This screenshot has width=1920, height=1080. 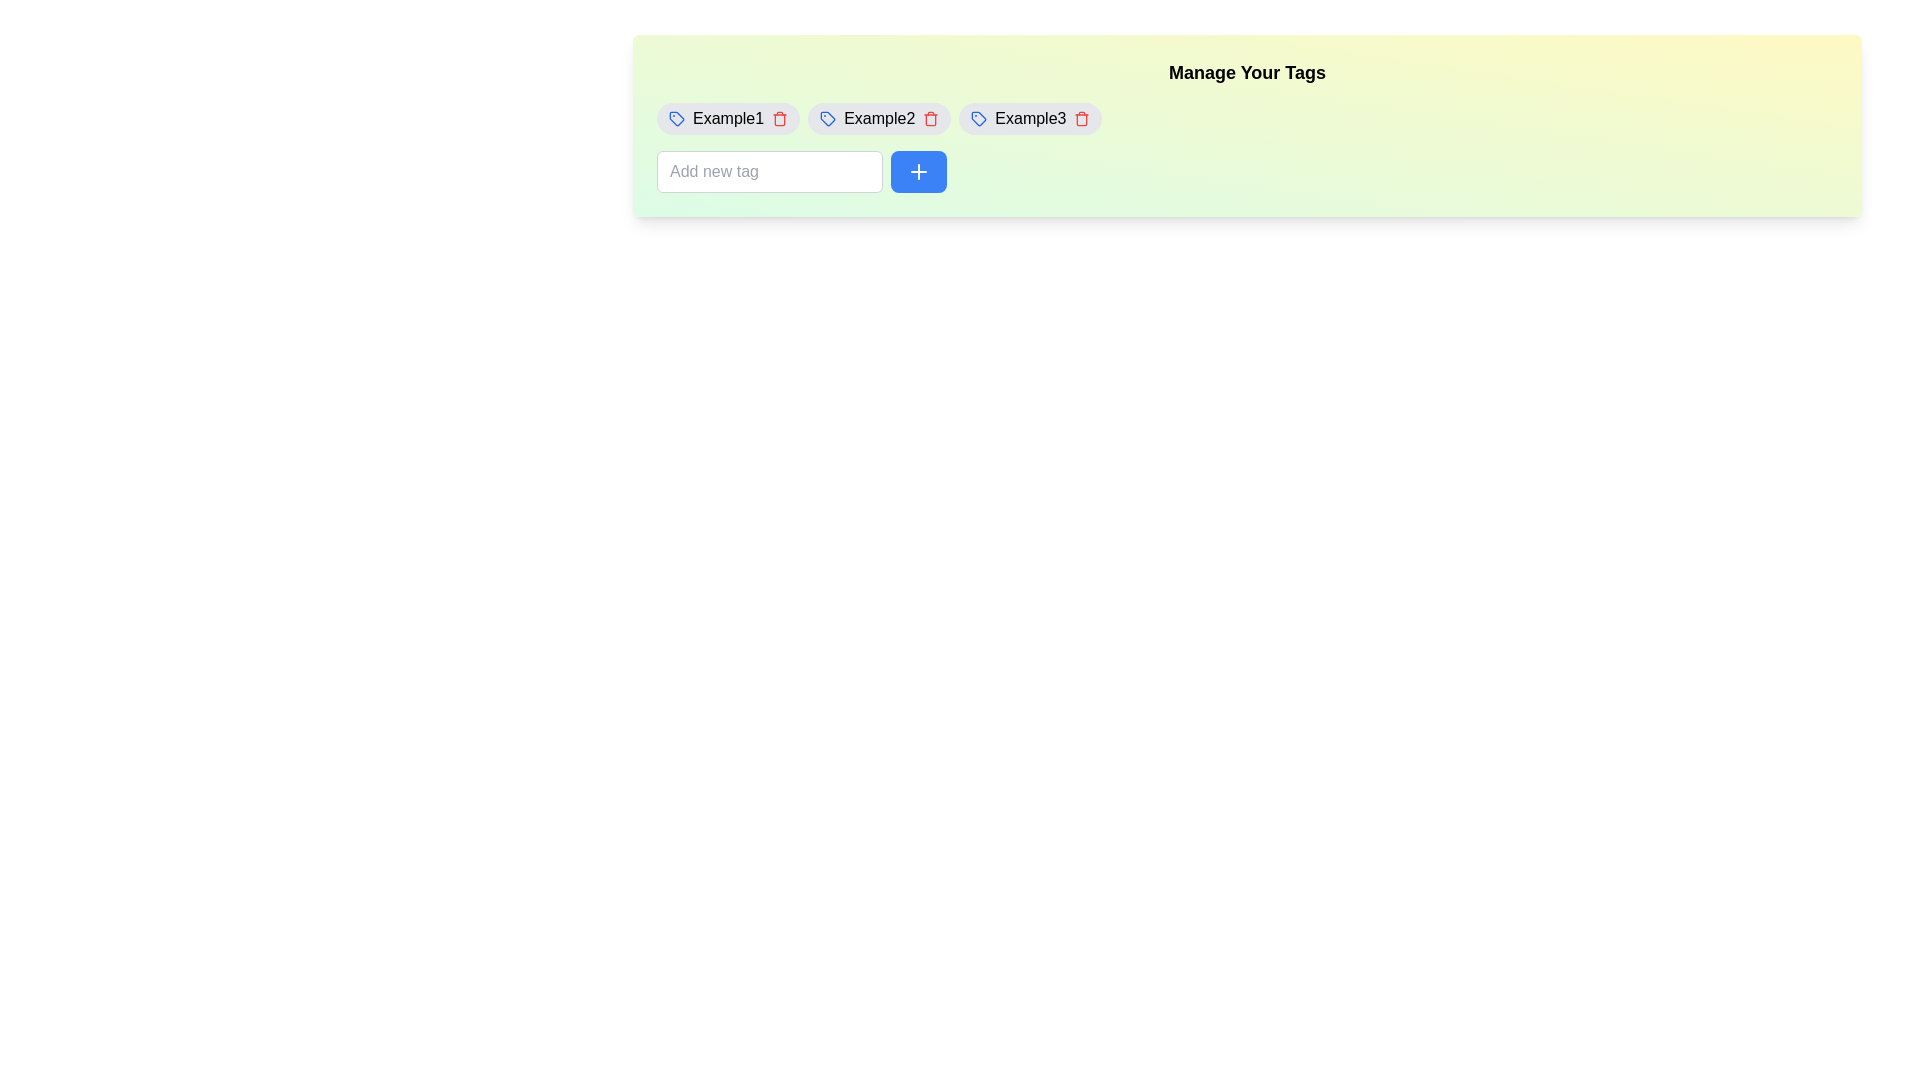 What do you see at coordinates (676, 119) in the screenshot?
I see `leftmost SVG icon representing a tag, which is positioned next to the text 'Example1' in the top-left region of the card` at bounding box center [676, 119].